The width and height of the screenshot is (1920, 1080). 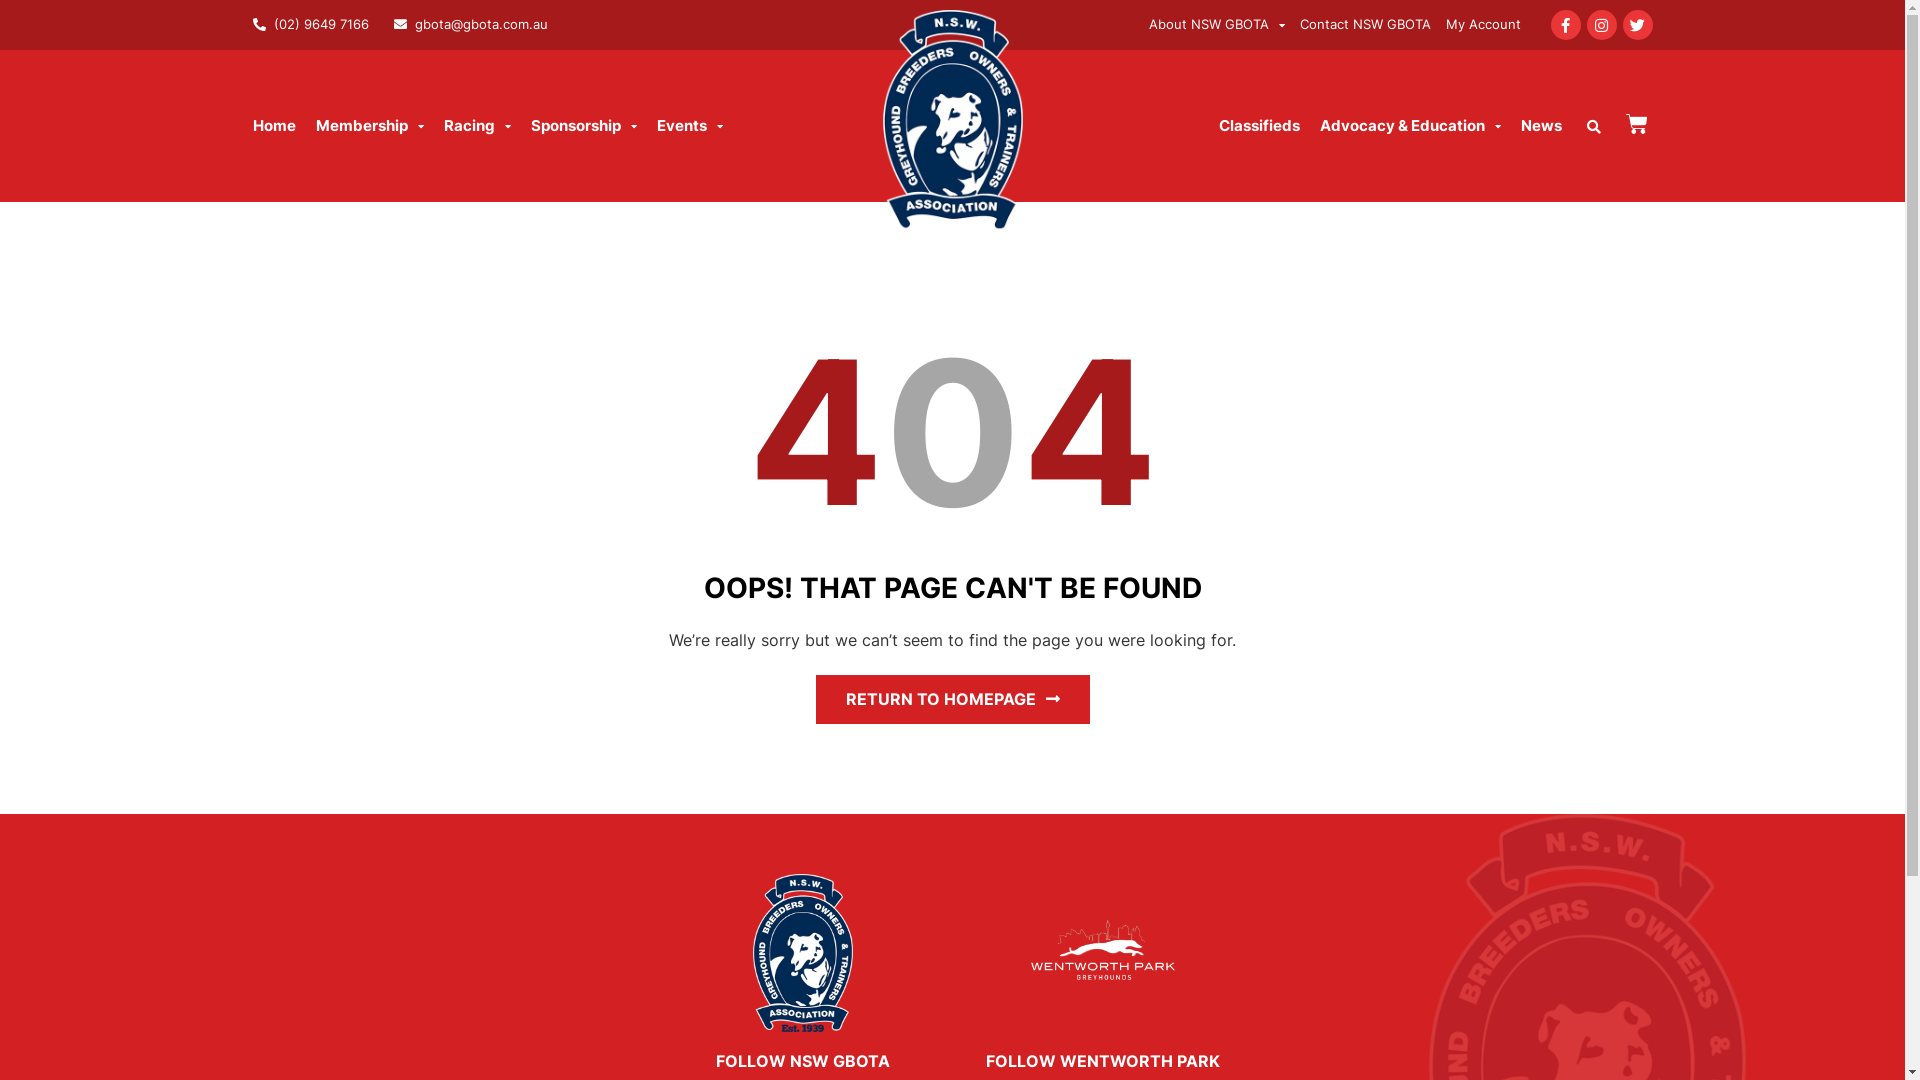 What do you see at coordinates (1409, 126) in the screenshot?
I see `'Advocacy & Education'` at bounding box center [1409, 126].